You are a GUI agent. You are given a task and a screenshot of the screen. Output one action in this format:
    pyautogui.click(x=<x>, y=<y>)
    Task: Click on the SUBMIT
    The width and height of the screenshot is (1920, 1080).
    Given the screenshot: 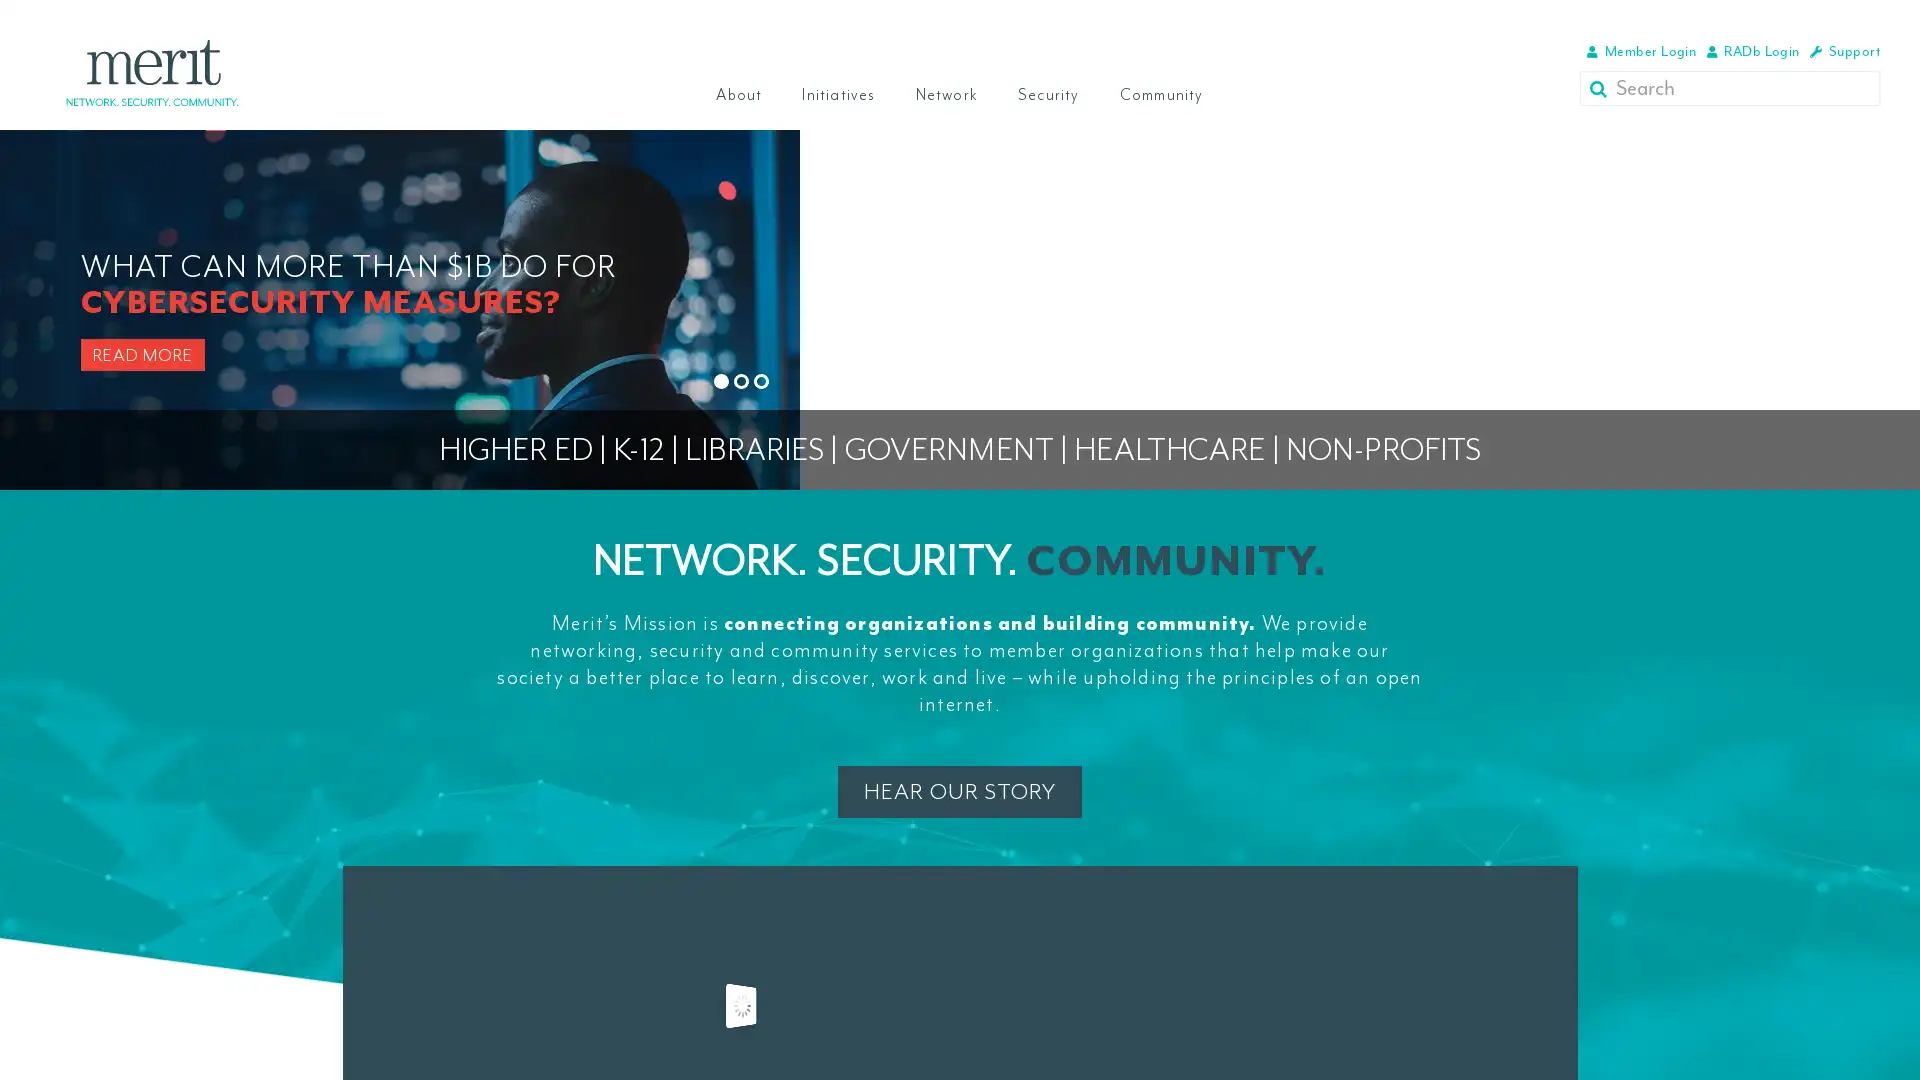 What is the action you would take?
    pyautogui.click(x=1601, y=87)
    